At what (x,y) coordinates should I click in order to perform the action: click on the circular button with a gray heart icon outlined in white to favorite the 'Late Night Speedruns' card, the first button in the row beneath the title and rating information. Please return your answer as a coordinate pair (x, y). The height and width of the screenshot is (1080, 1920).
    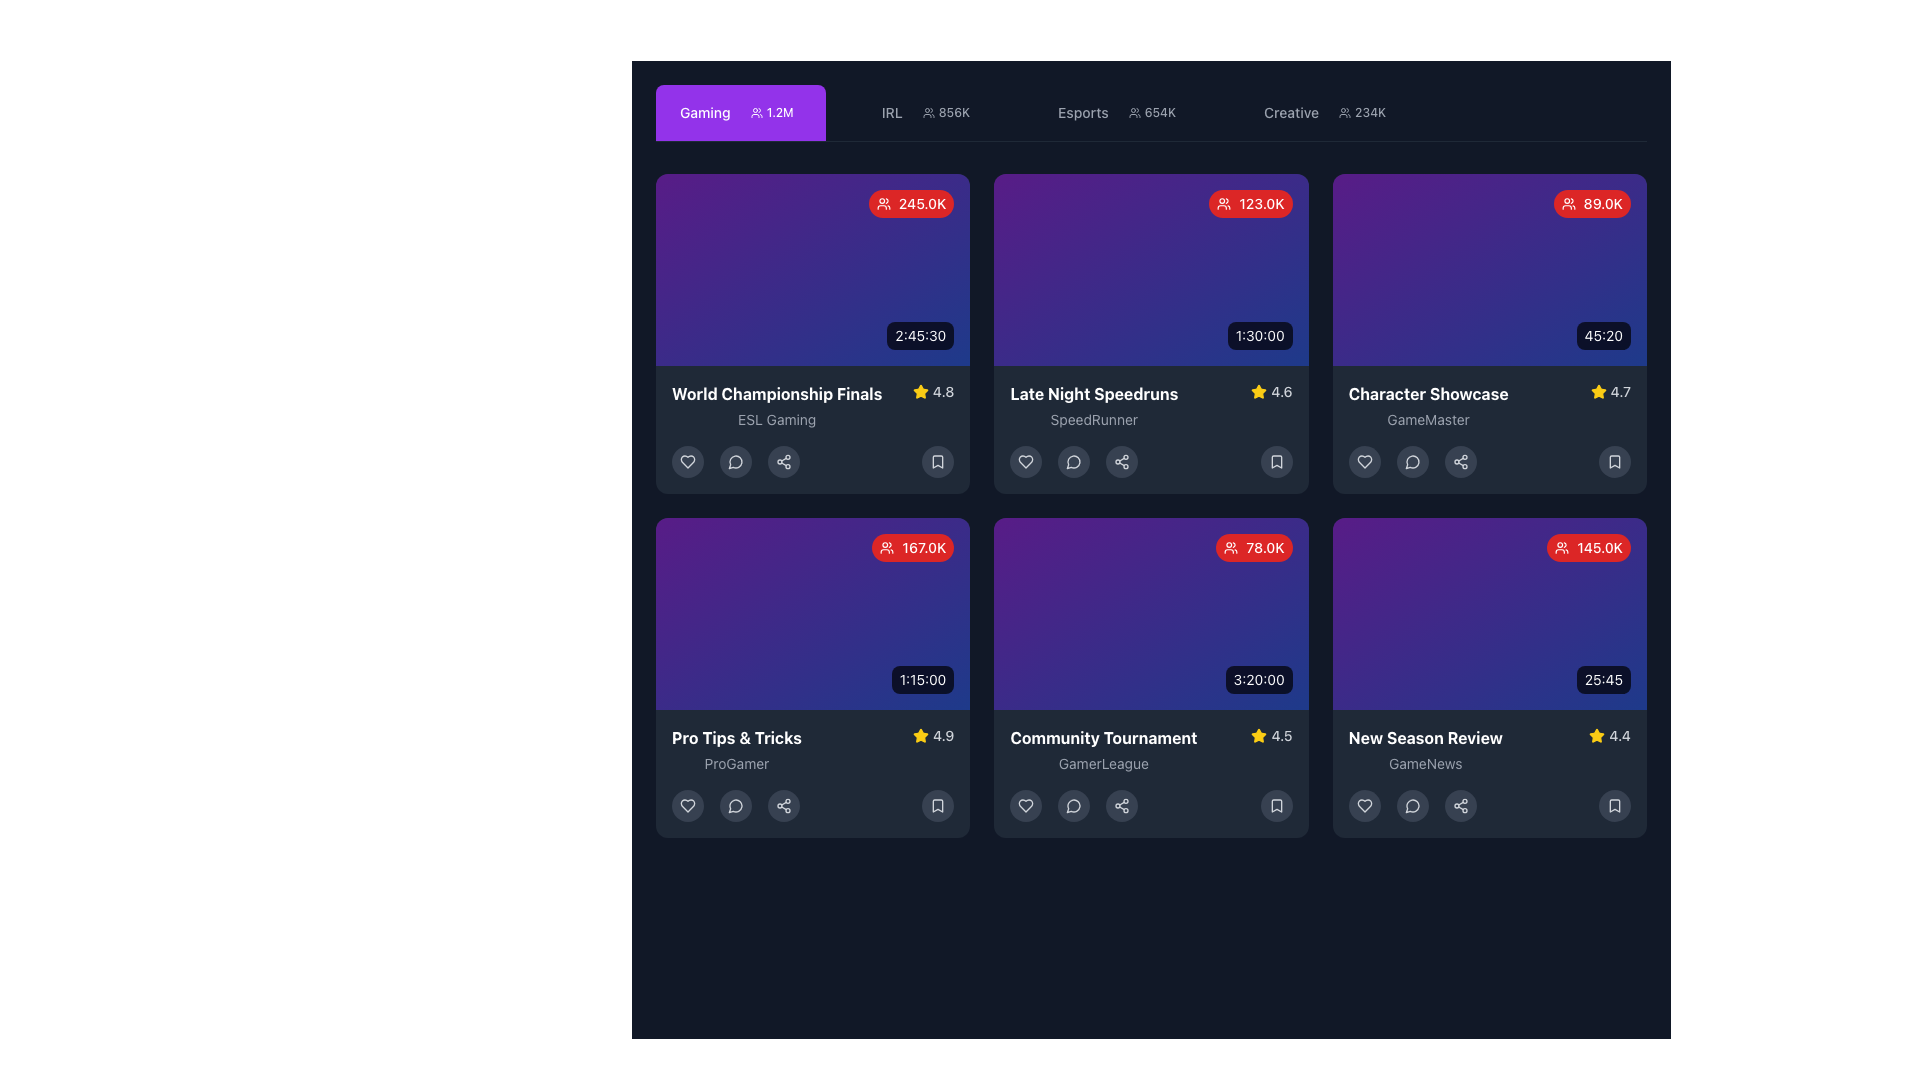
    Looking at the image, I should click on (1026, 462).